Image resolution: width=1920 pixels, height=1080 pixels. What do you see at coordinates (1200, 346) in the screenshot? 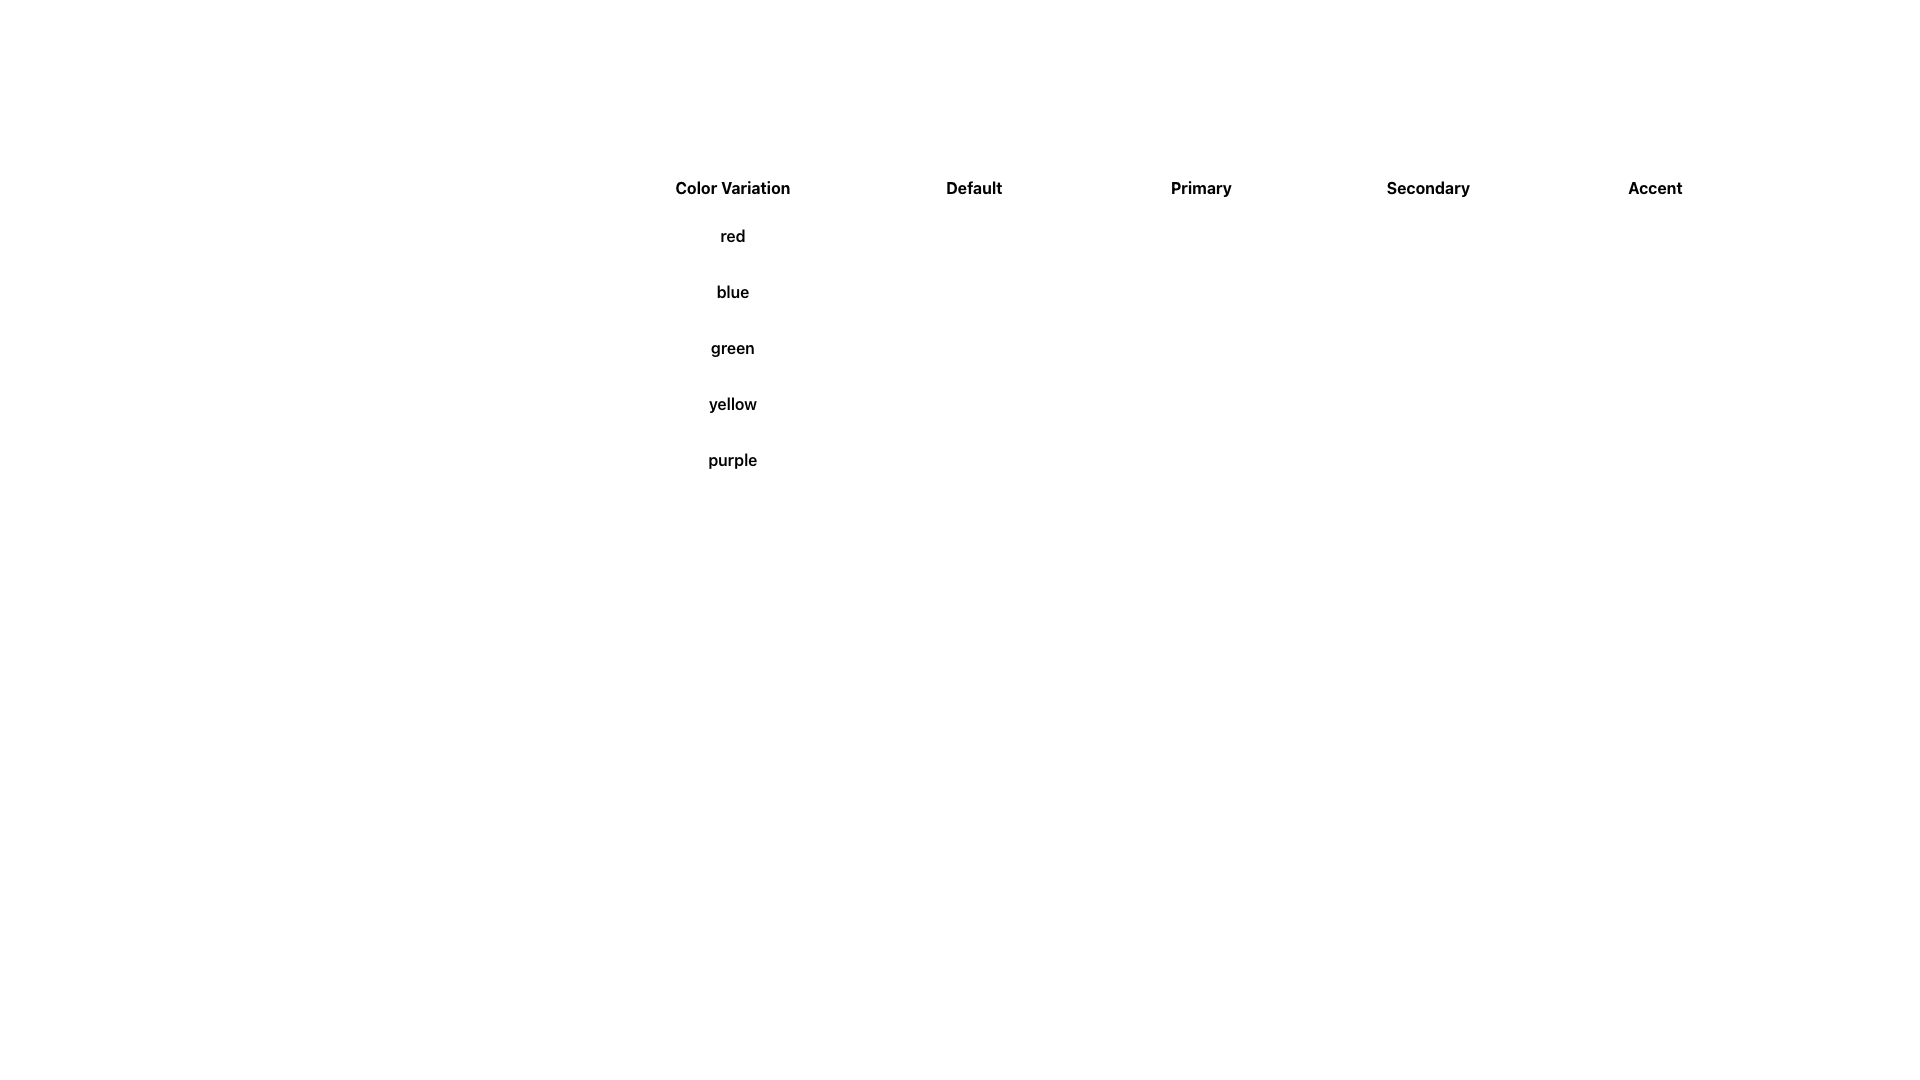
I see `the button representing the 'green' color variation in the 'Primary' category, which is the third element in its row` at bounding box center [1200, 346].